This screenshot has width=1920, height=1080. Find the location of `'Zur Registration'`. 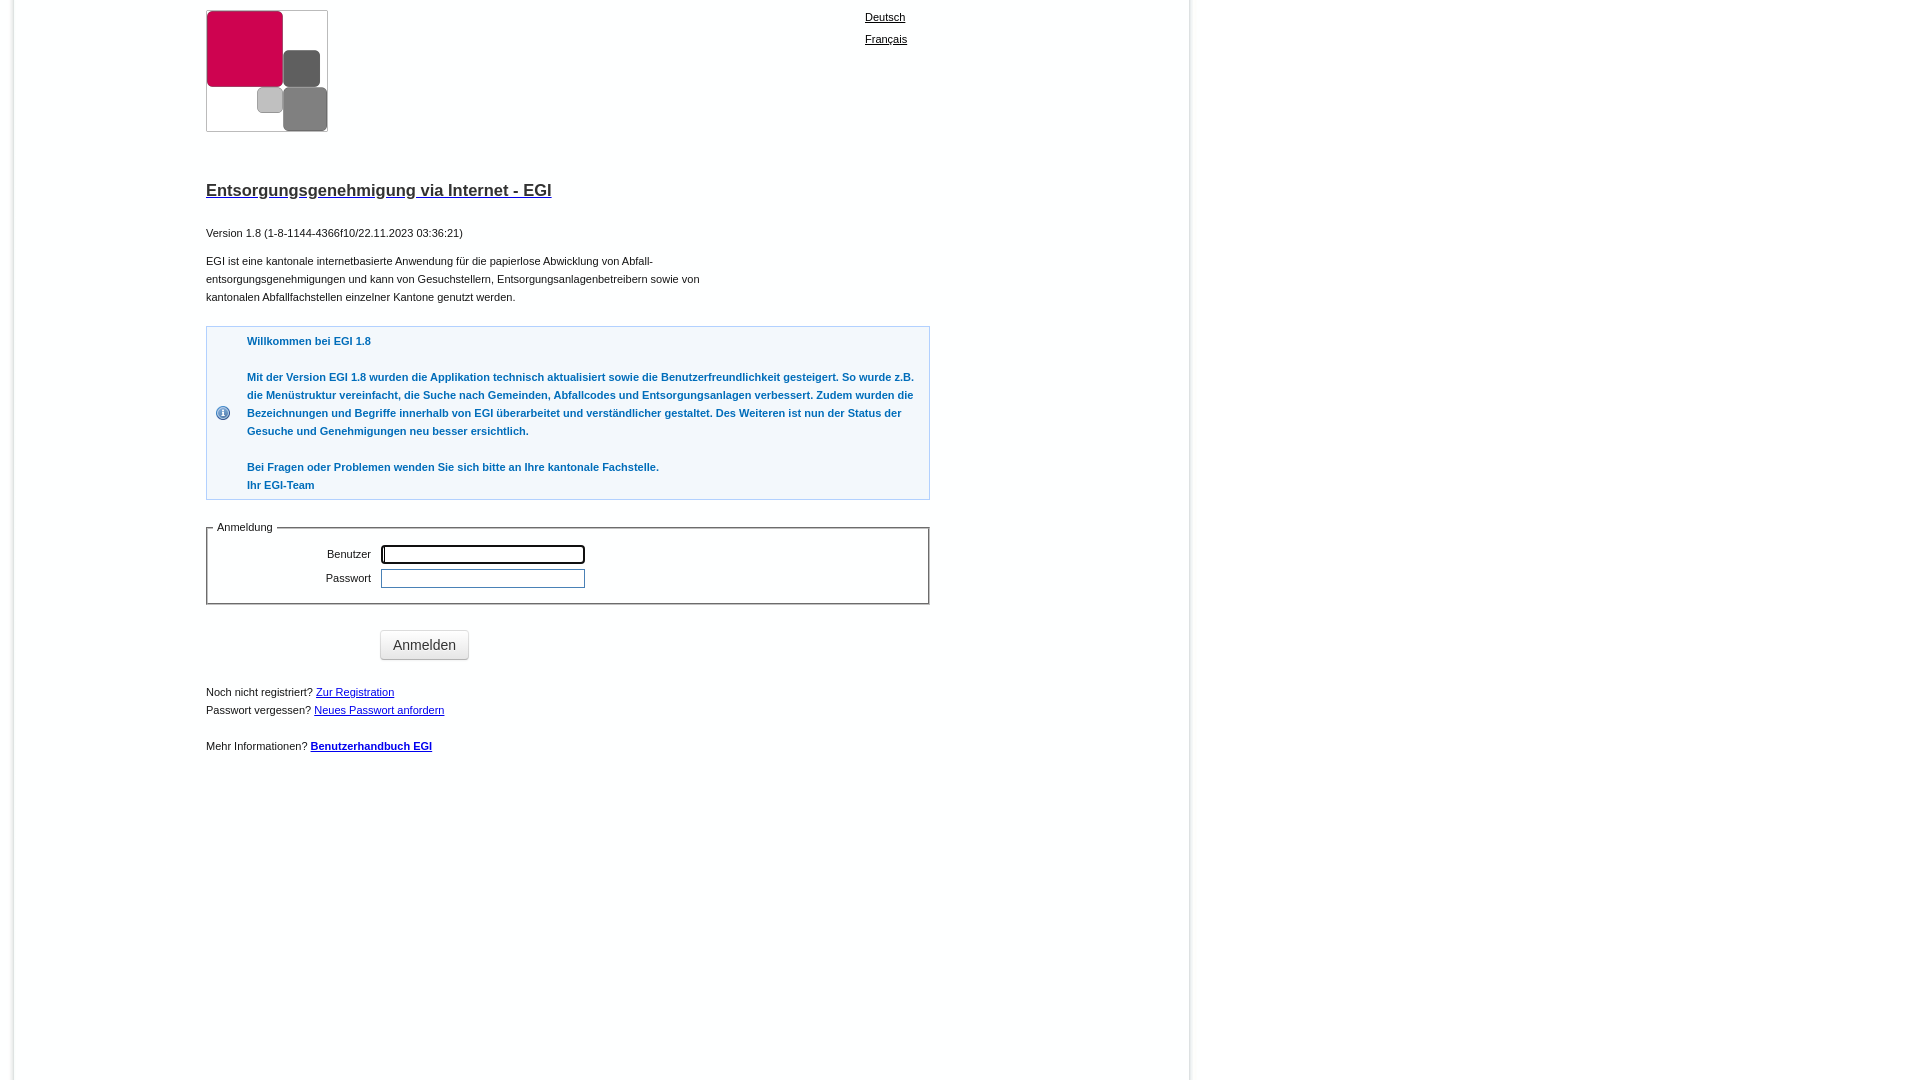

'Zur Registration' is located at coordinates (355, 690).